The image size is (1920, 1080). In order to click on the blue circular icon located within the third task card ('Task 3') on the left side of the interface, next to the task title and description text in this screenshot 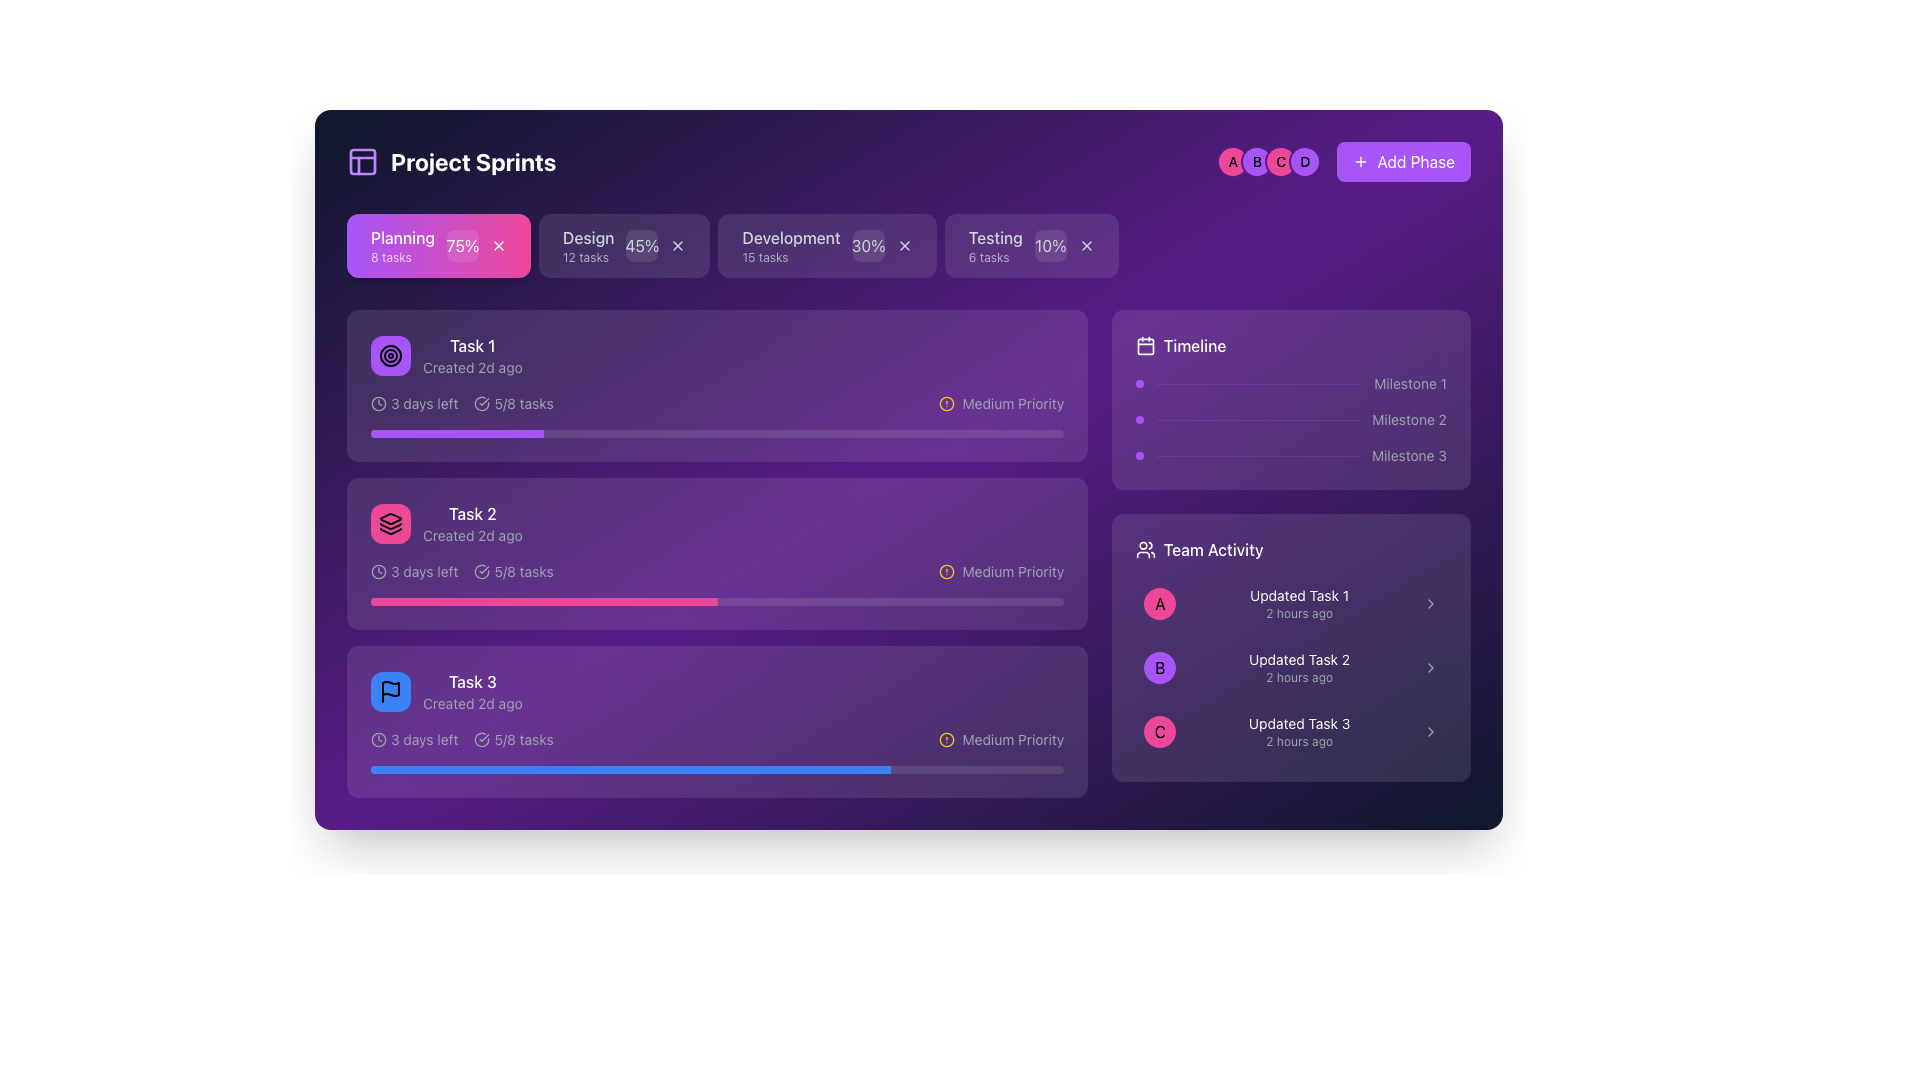, I will do `click(390, 690)`.